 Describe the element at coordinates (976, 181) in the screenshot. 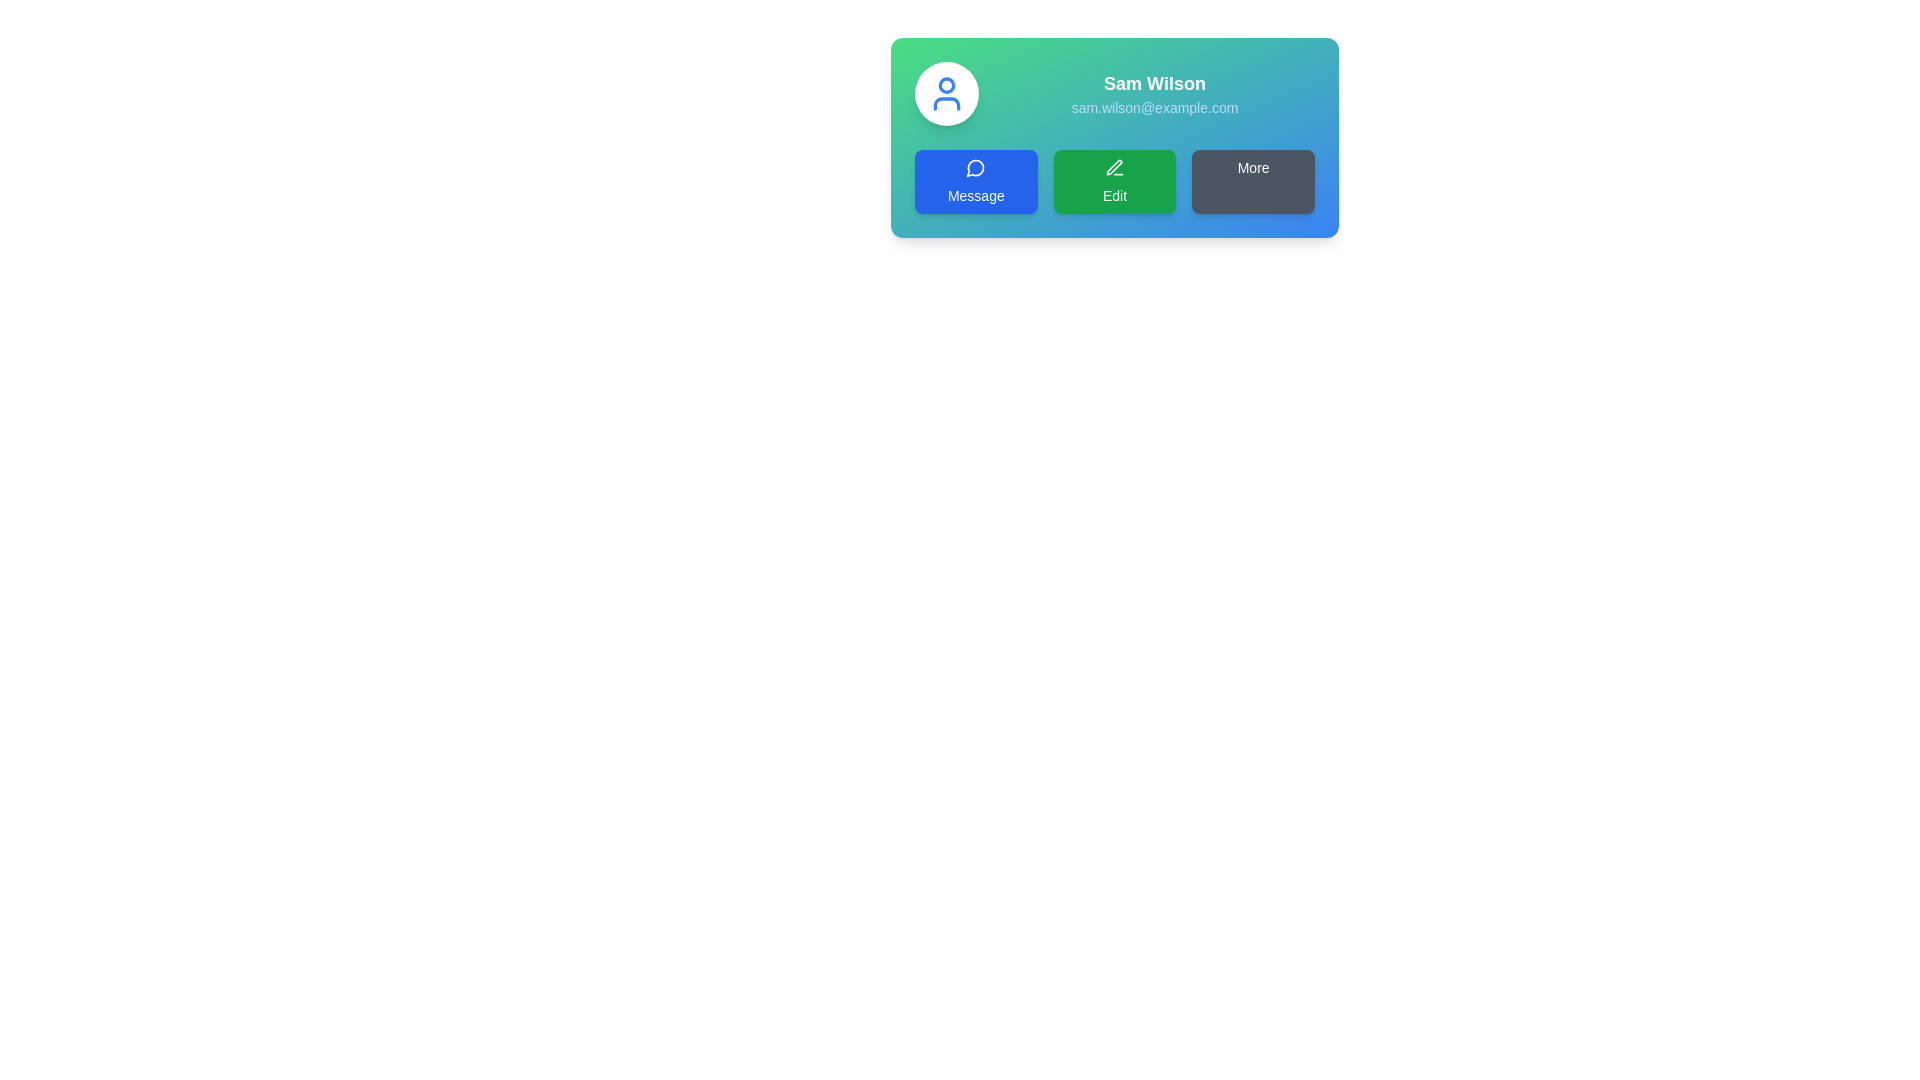

I see `the interactive button positioned on the left side of the horizontal grid layout` at that location.